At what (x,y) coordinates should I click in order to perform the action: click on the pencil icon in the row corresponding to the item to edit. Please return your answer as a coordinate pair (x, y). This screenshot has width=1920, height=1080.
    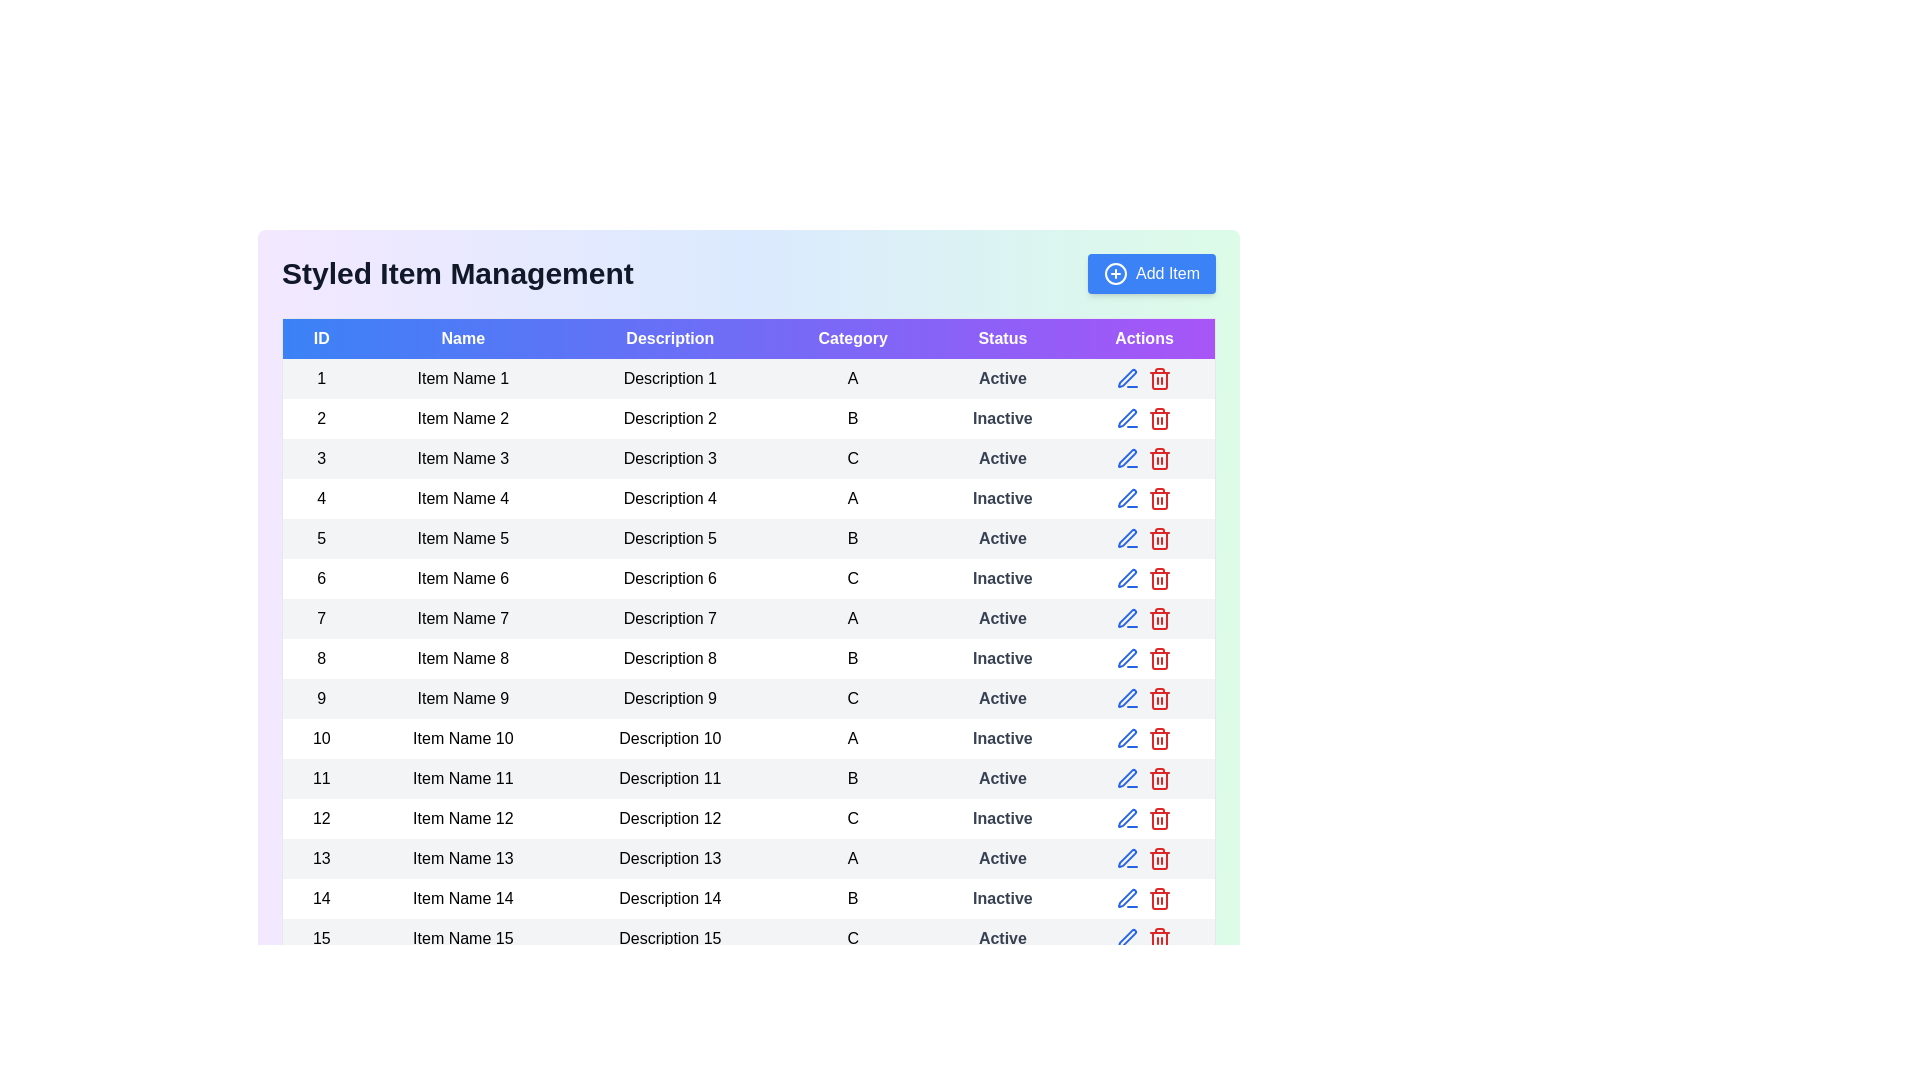
    Looking at the image, I should click on (1128, 378).